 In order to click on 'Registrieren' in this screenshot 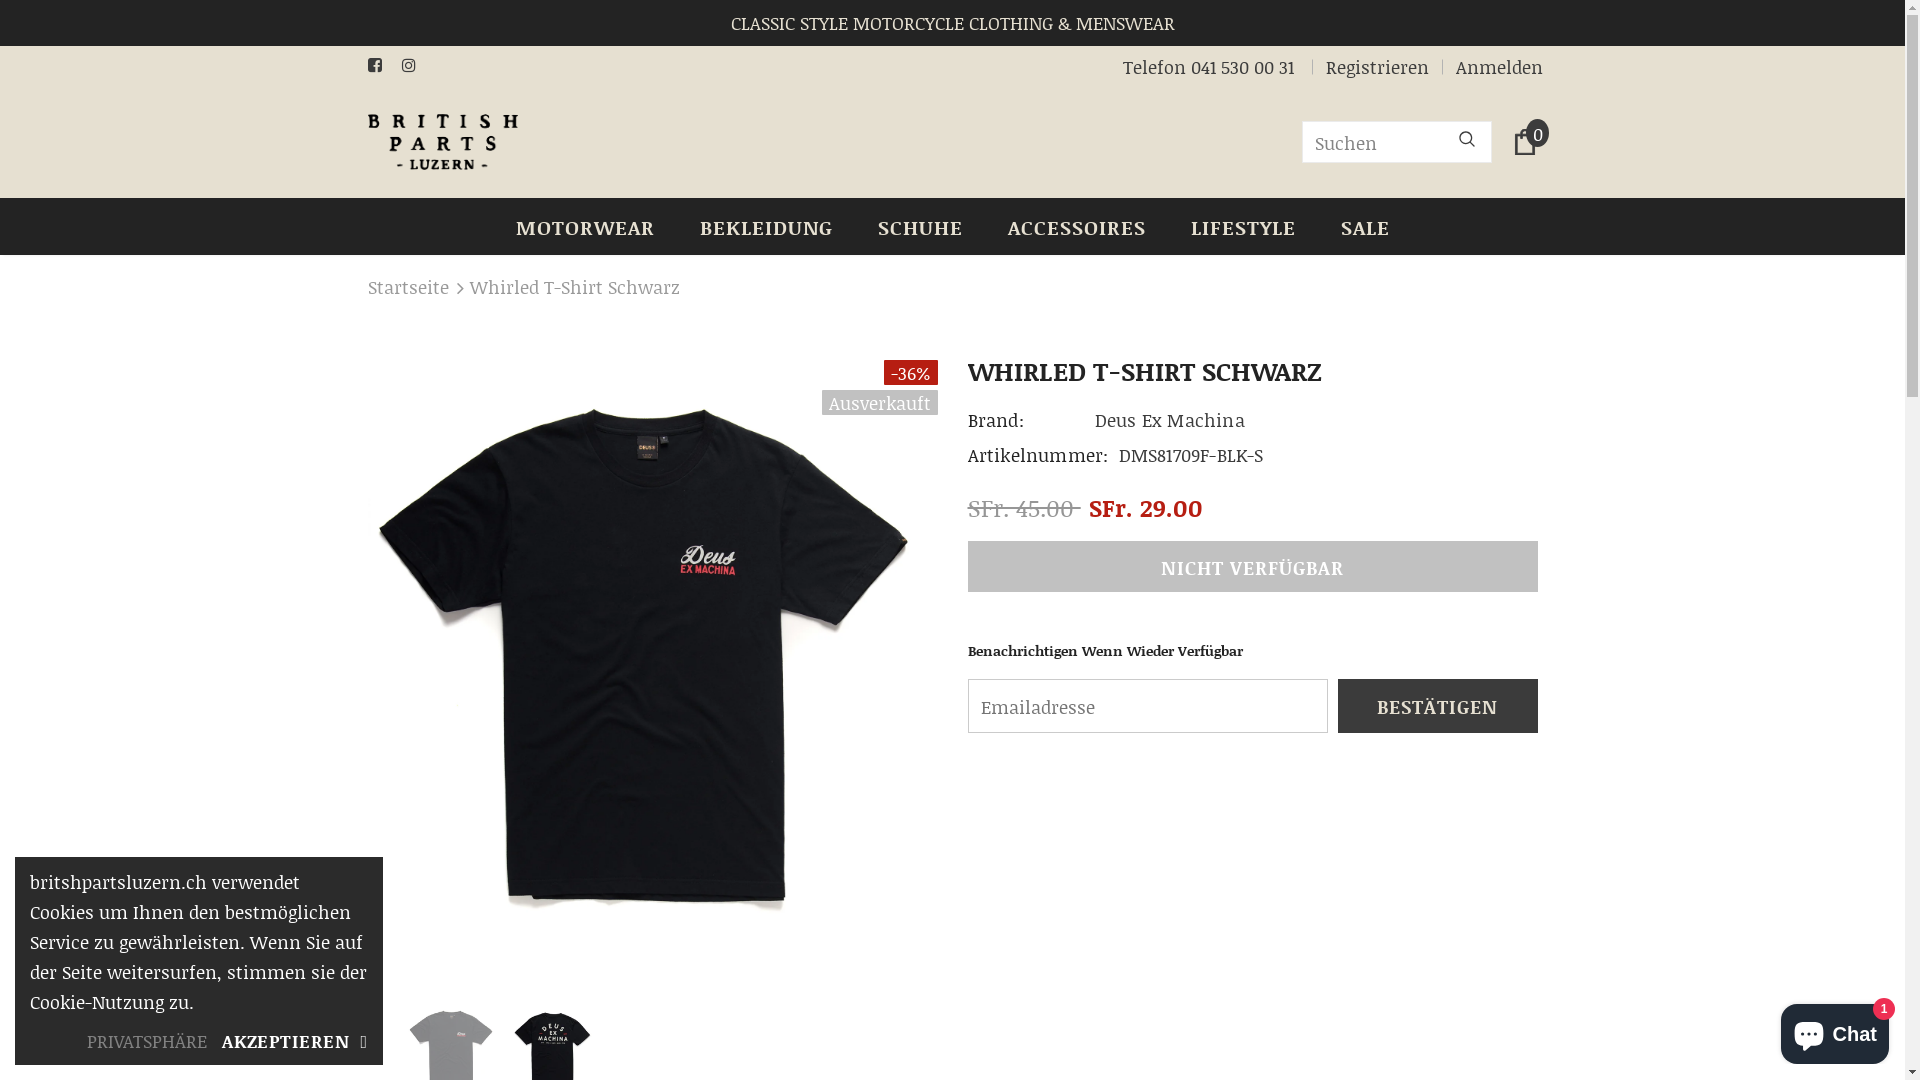, I will do `click(1376, 65)`.